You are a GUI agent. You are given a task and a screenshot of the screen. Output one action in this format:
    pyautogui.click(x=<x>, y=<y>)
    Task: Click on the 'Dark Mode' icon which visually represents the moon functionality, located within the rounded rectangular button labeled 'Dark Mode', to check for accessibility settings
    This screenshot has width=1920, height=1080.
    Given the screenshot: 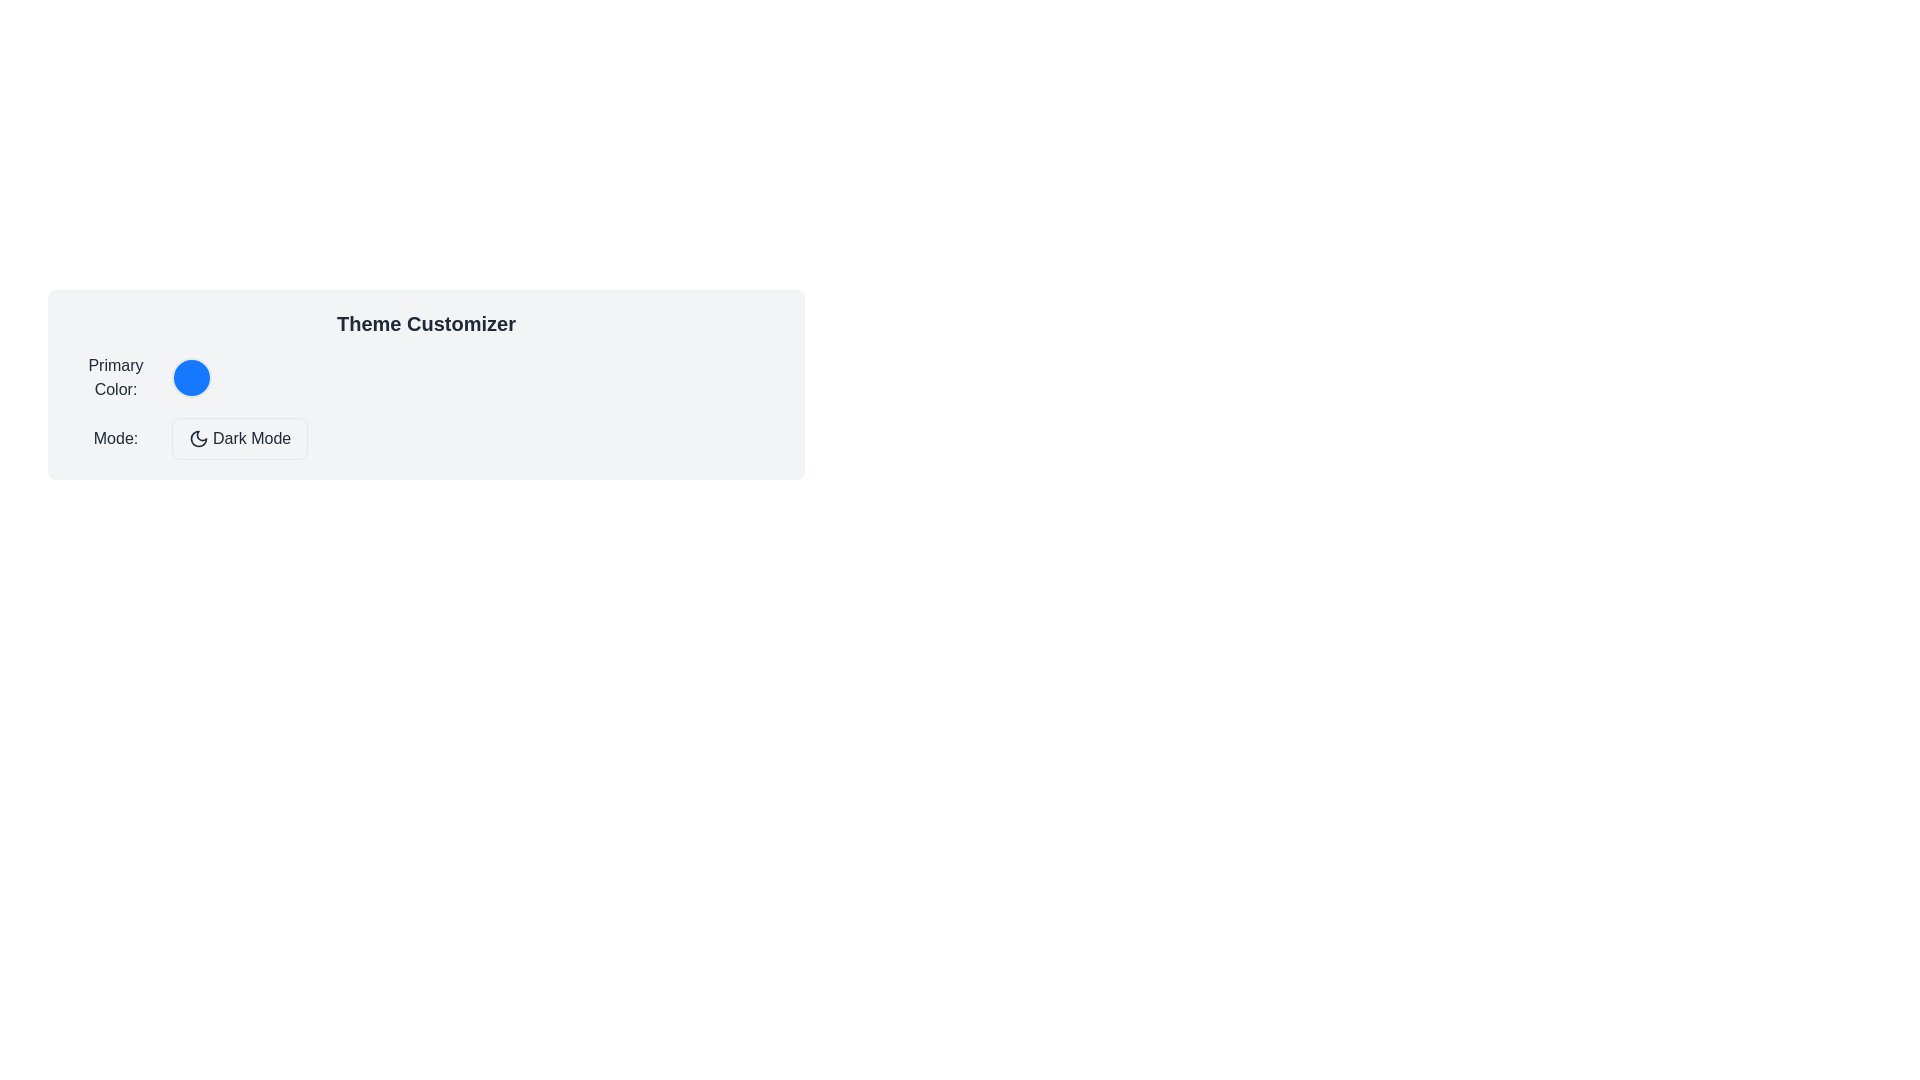 What is the action you would take?
    pyautogui.click(x=198, y=438)
    